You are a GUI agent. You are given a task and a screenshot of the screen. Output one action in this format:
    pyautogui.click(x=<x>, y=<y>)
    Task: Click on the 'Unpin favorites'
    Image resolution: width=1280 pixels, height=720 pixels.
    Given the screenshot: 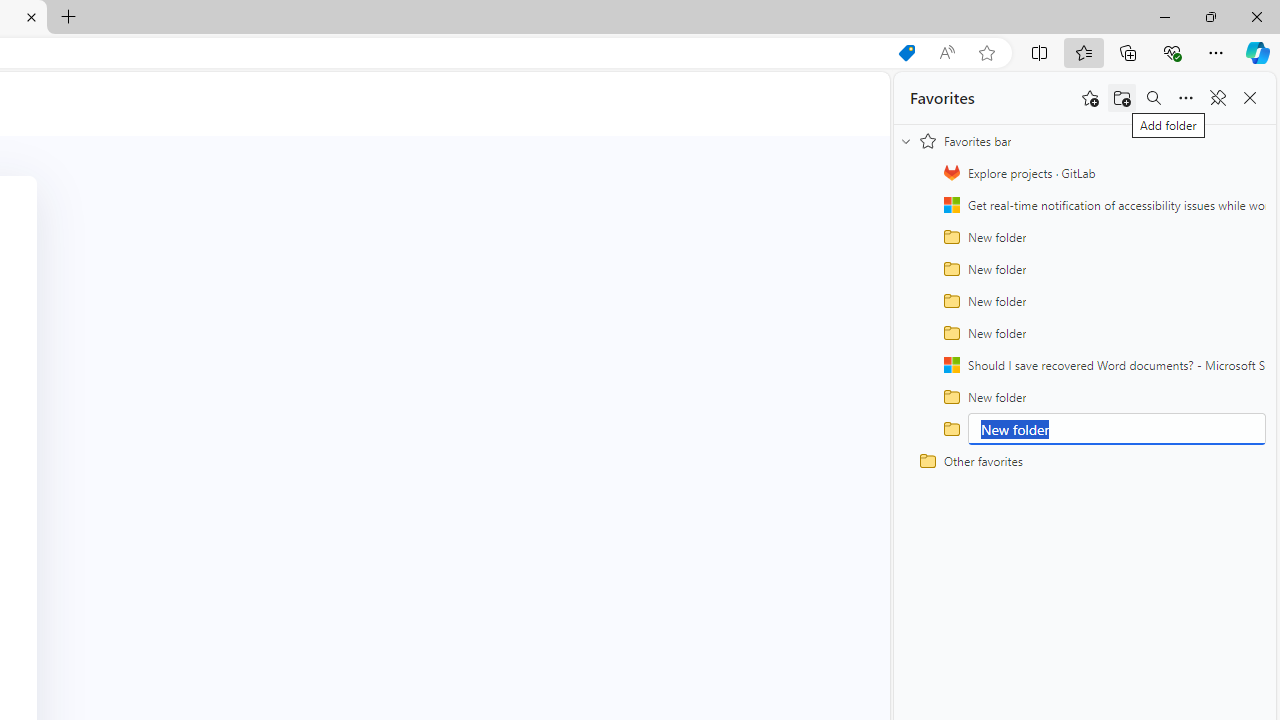 What is the action you would take?
    pyautogui.click(x=1216, y=98)
    